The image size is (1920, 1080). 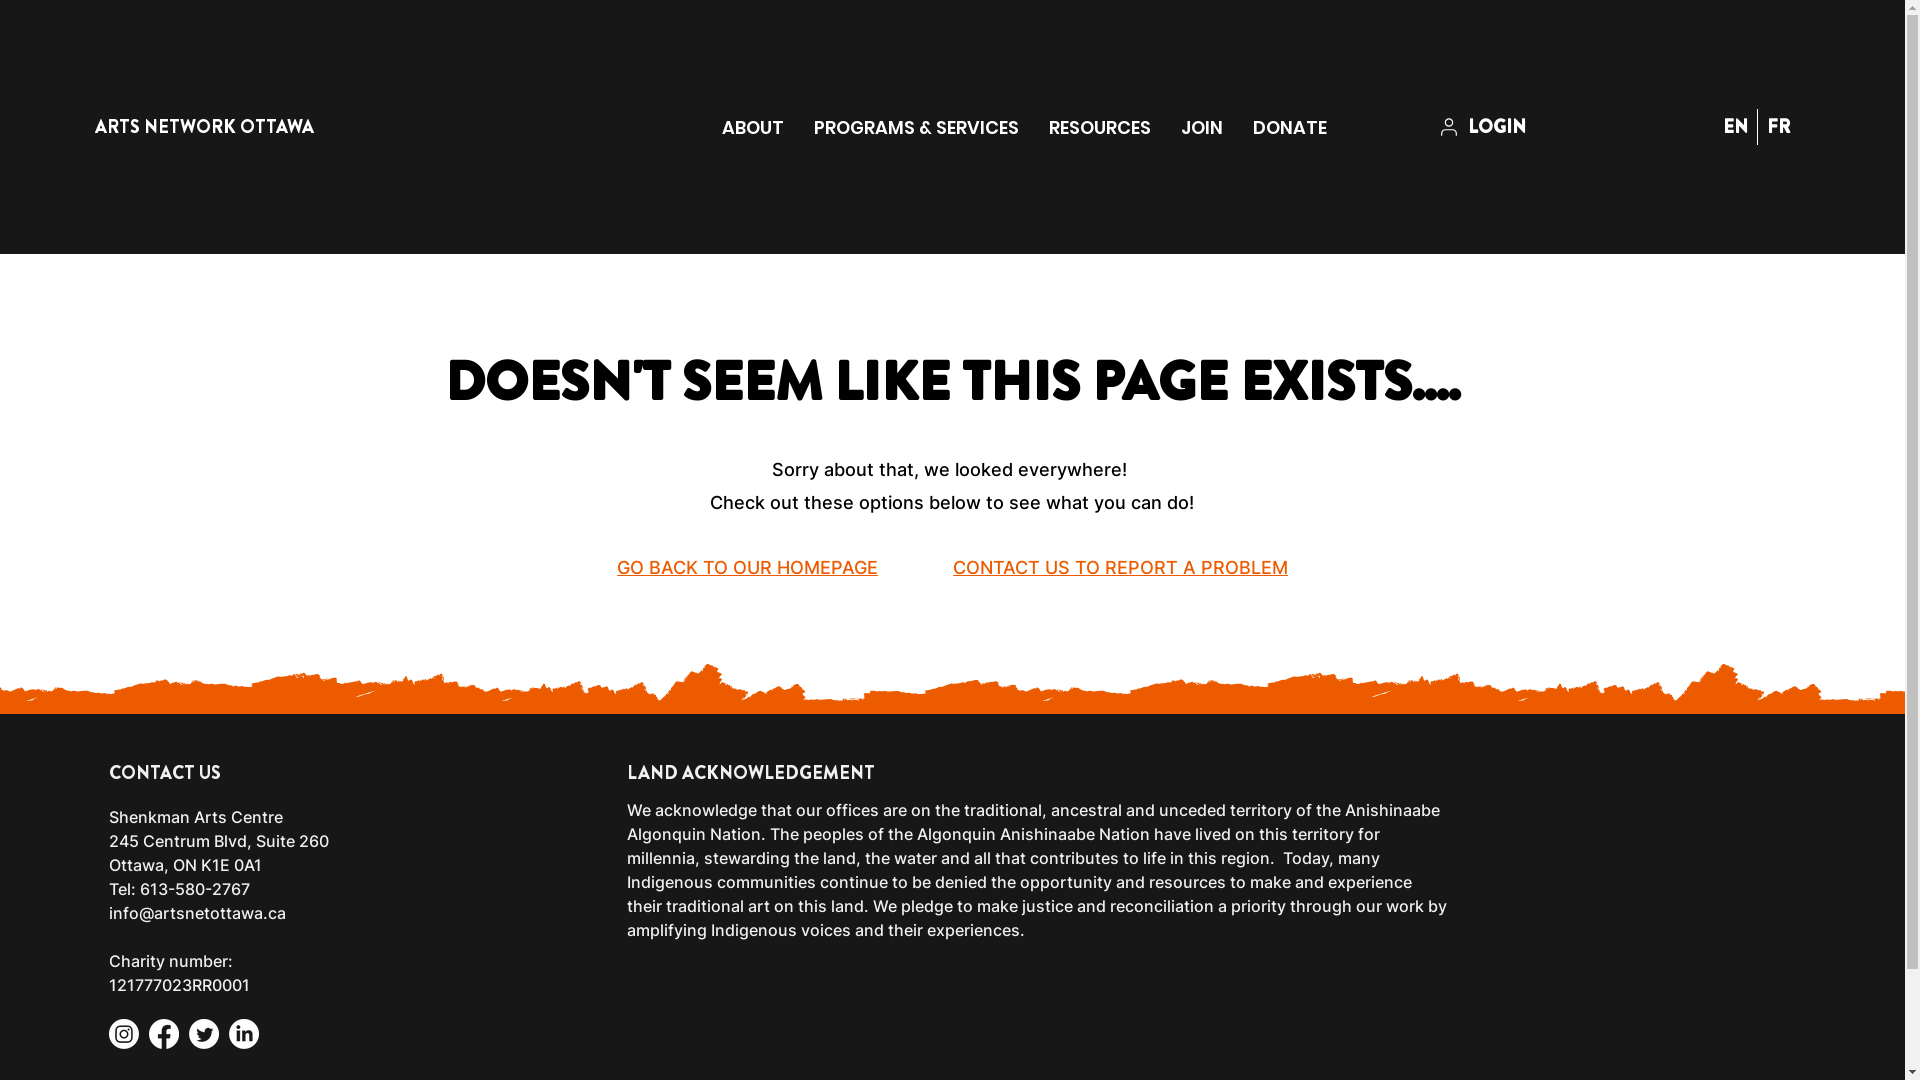 I want to click on 'DONATE', so click(x=1290, y=127).